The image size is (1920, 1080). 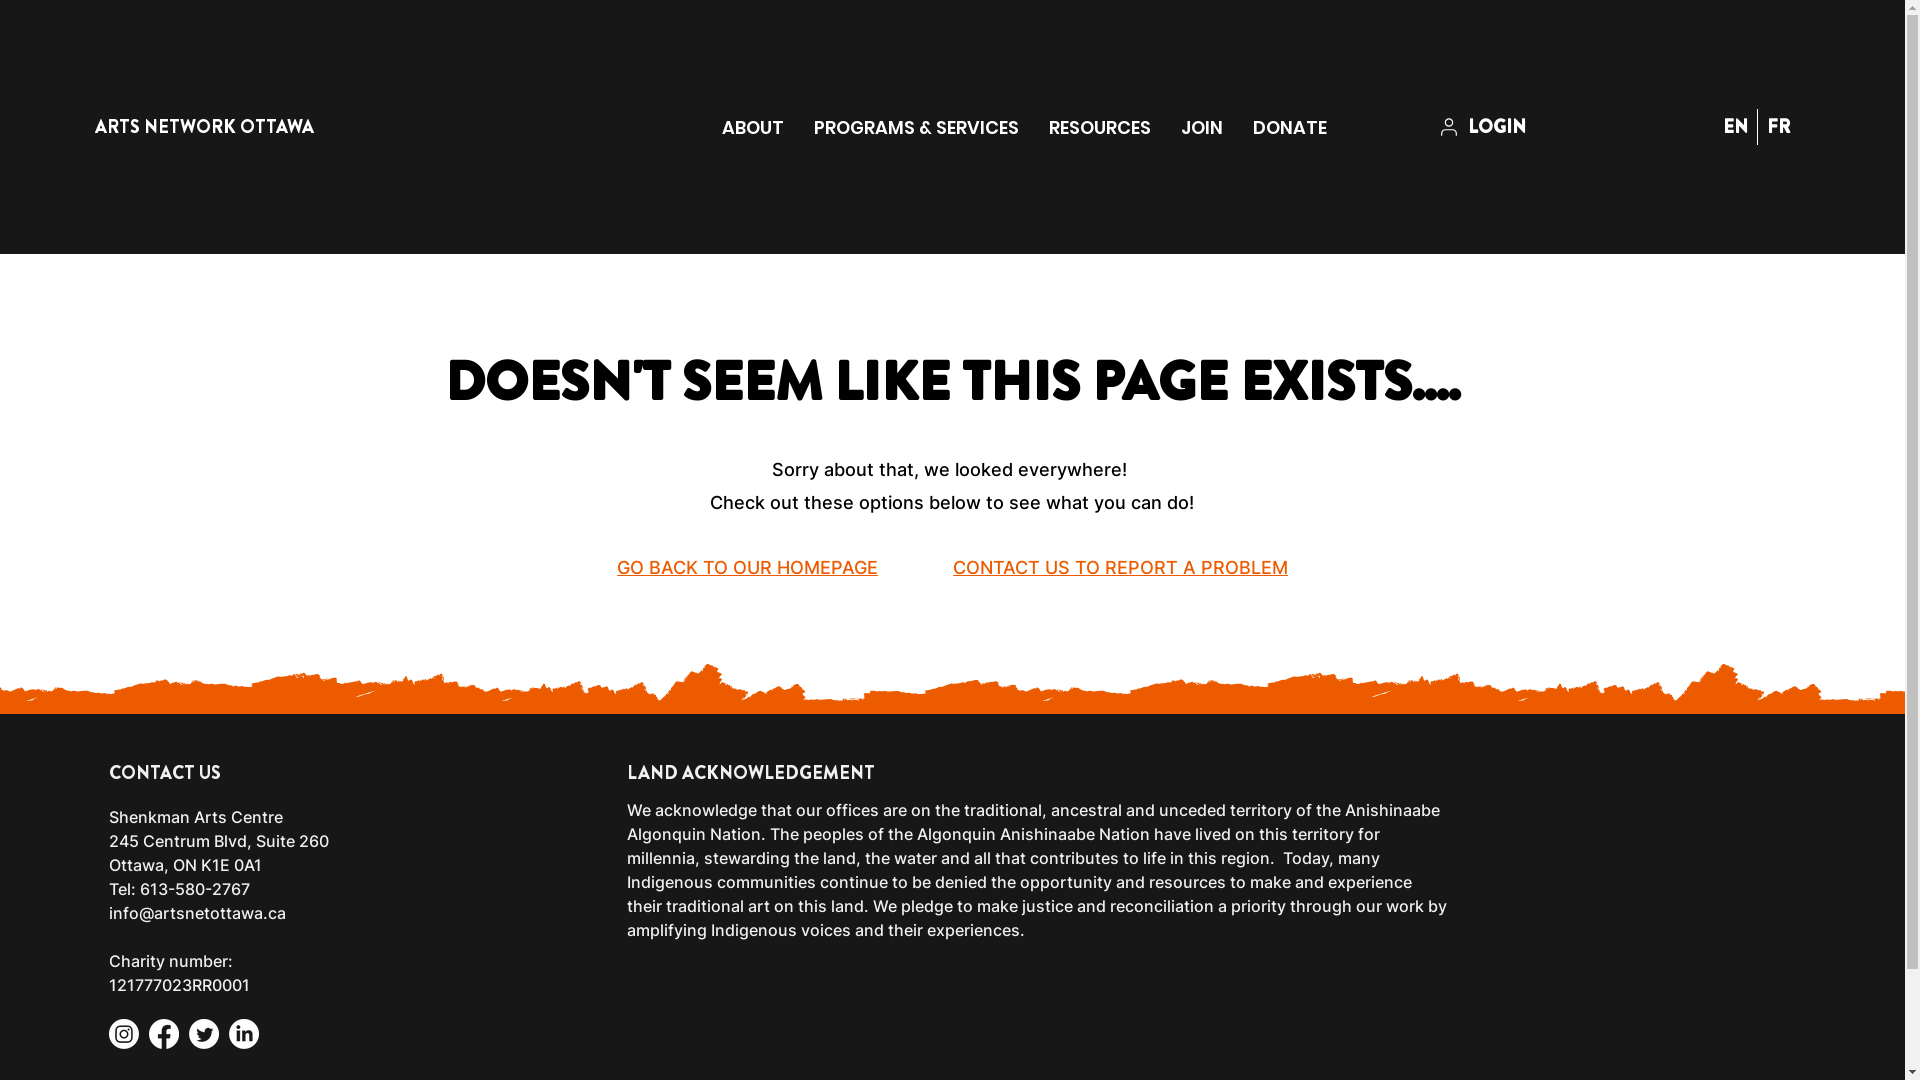 I want to click on 'DONATE', so click(x=1290, y=127).